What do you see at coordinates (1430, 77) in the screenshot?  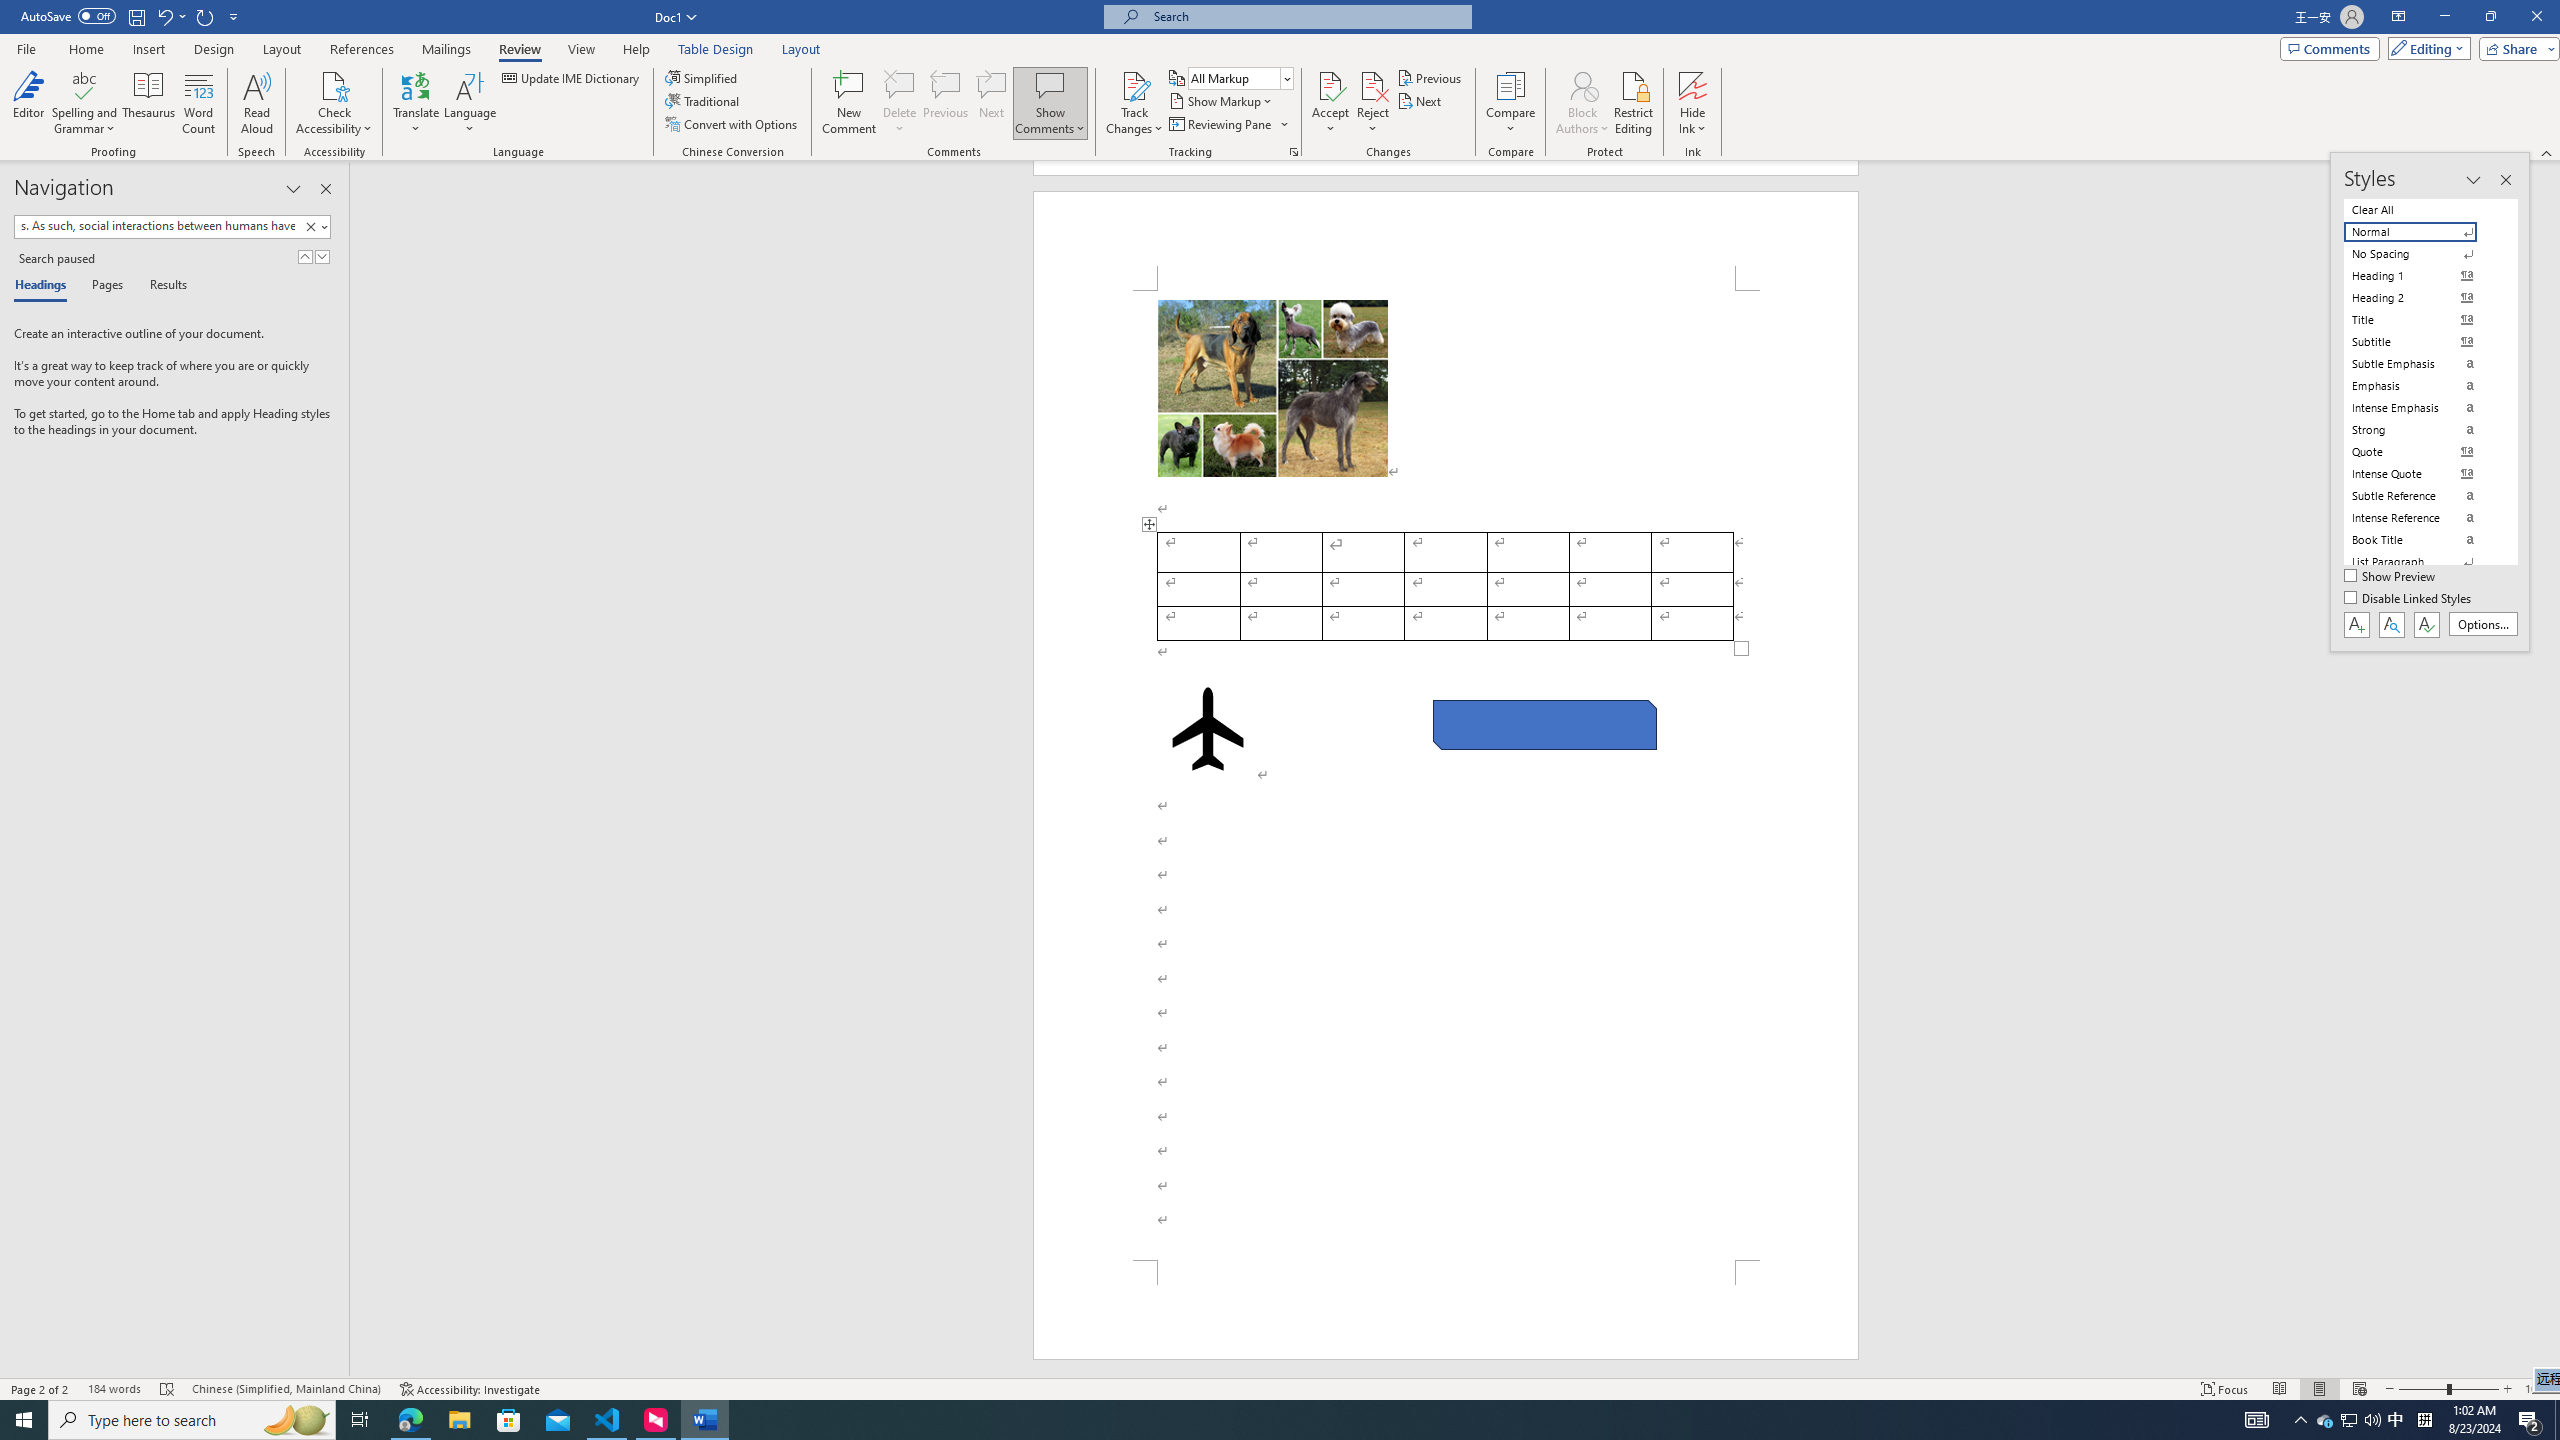 I see `'Previous'` at bounding box center [1430, 77].